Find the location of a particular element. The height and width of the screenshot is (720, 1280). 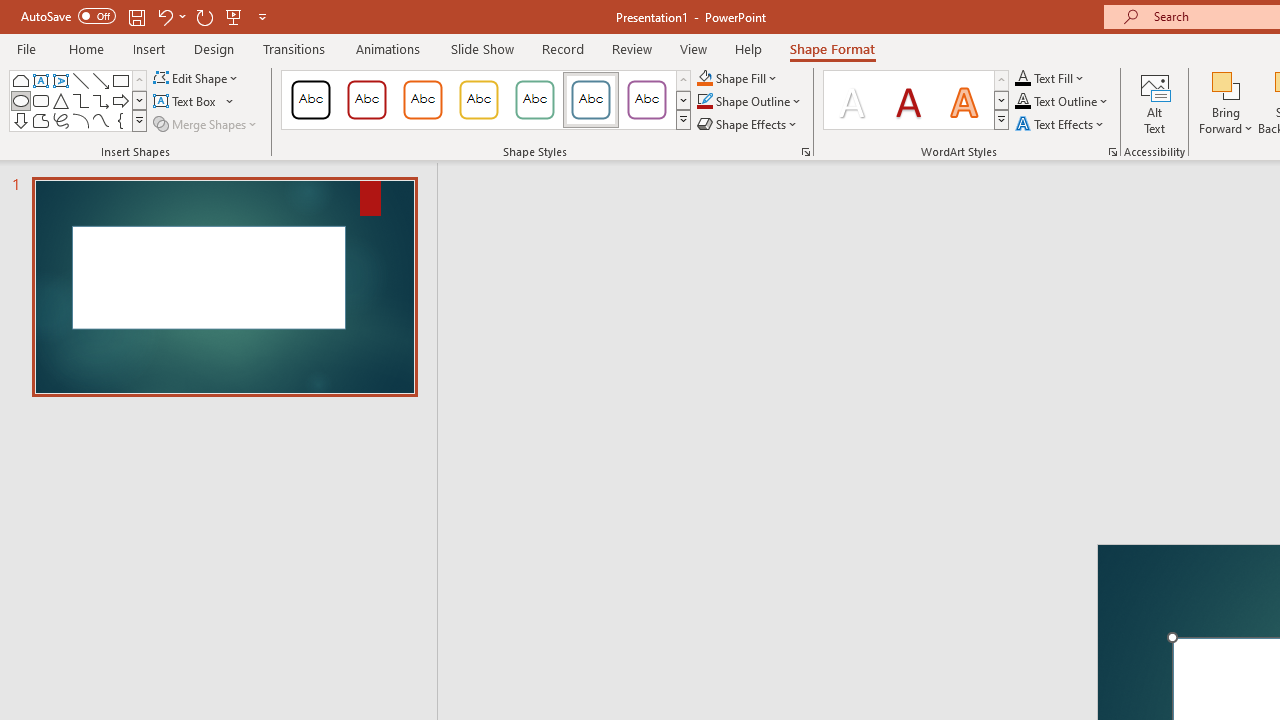

'Rectangle: Top Corners Snipped' is located at coordinates (21, 80).